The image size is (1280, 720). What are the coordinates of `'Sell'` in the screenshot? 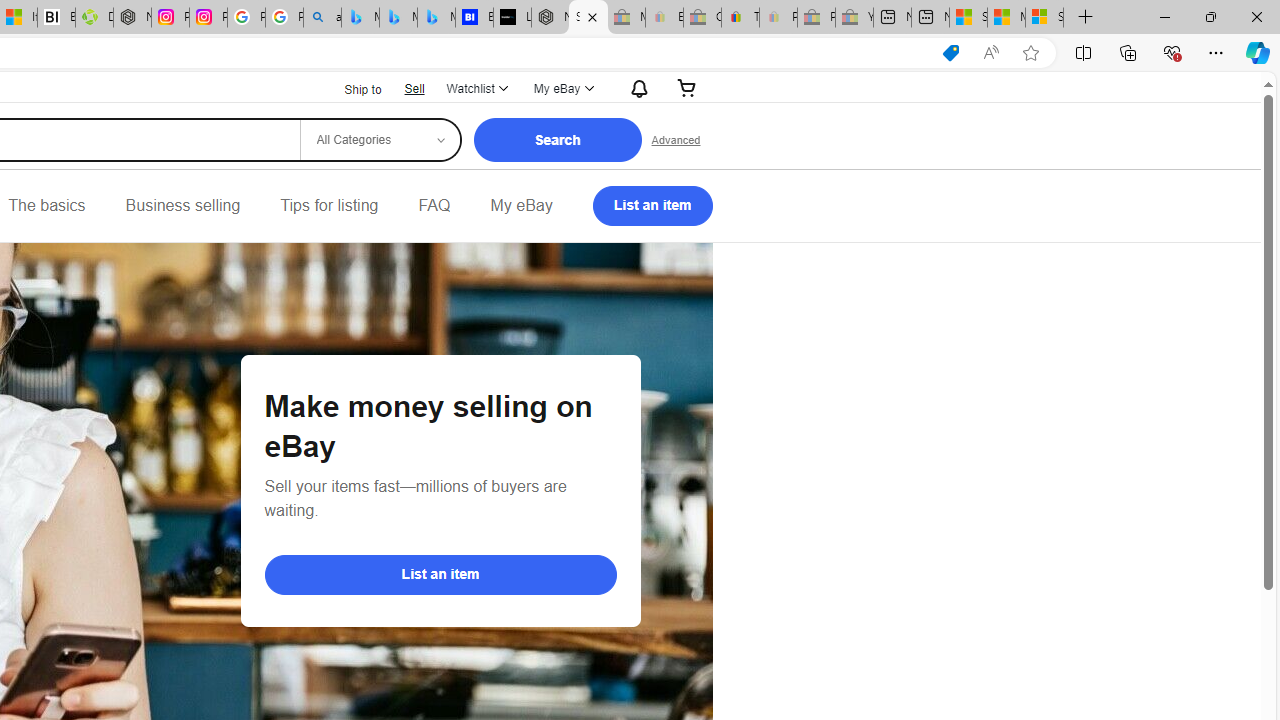 It's located at (413, 87).